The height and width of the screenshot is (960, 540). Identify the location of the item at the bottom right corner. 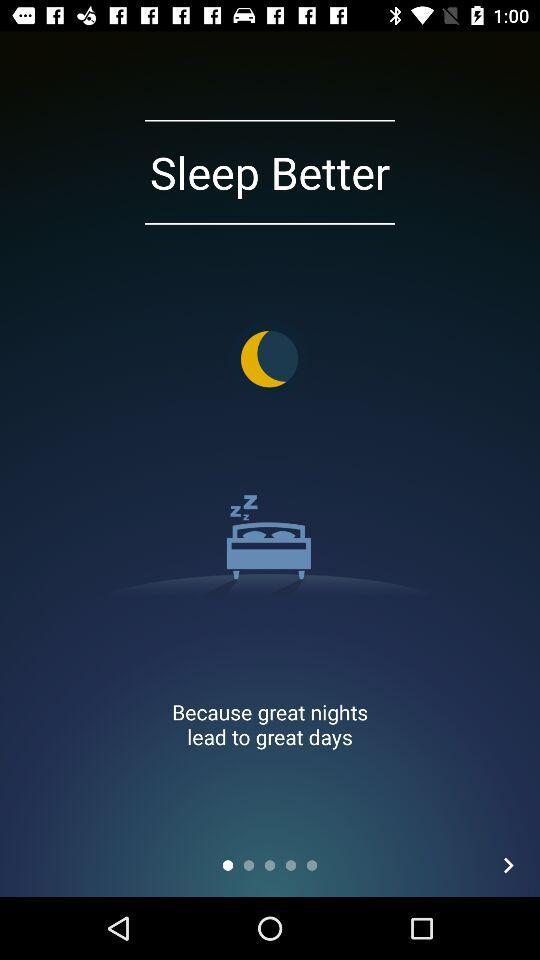
(508, 864).